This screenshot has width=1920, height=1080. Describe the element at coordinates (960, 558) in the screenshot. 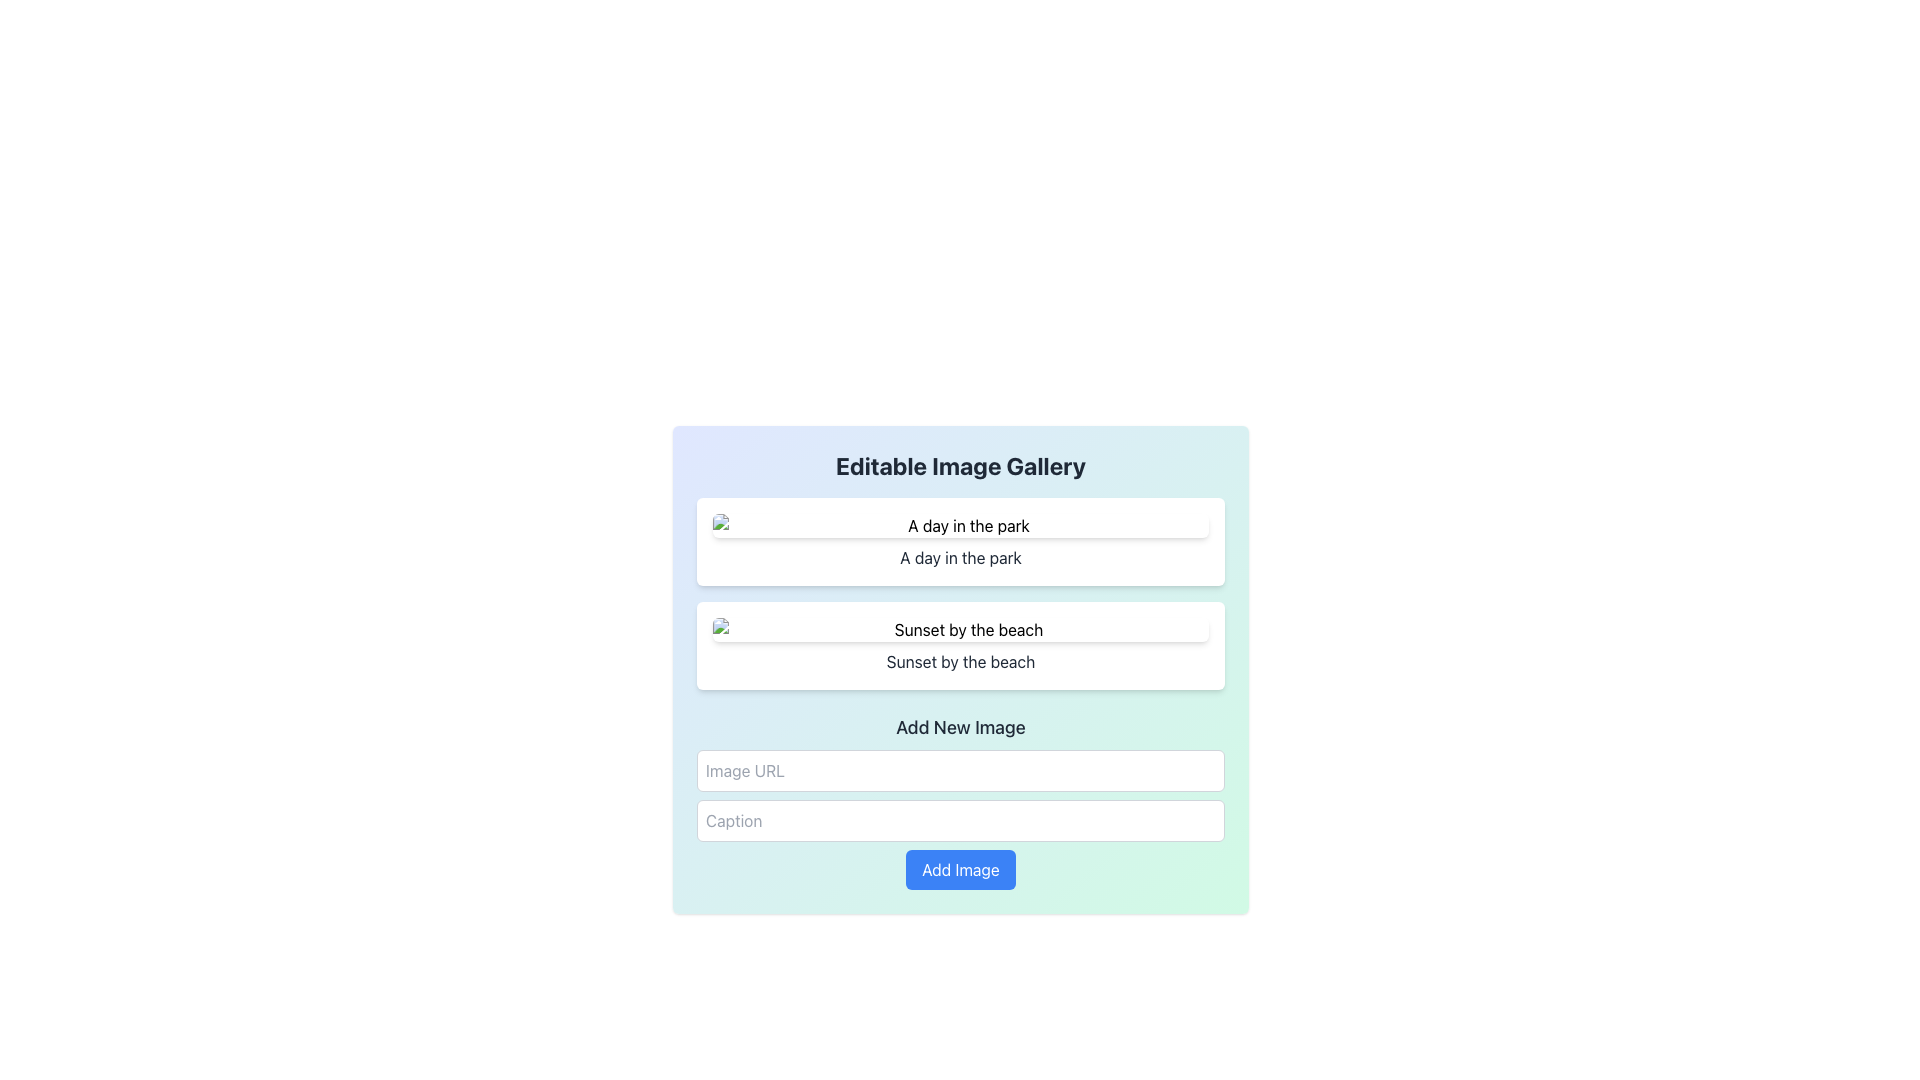

I see `the static text label that states 'A day in the park', which is rendered in dark gray color and located below its corresponding image` at that location.